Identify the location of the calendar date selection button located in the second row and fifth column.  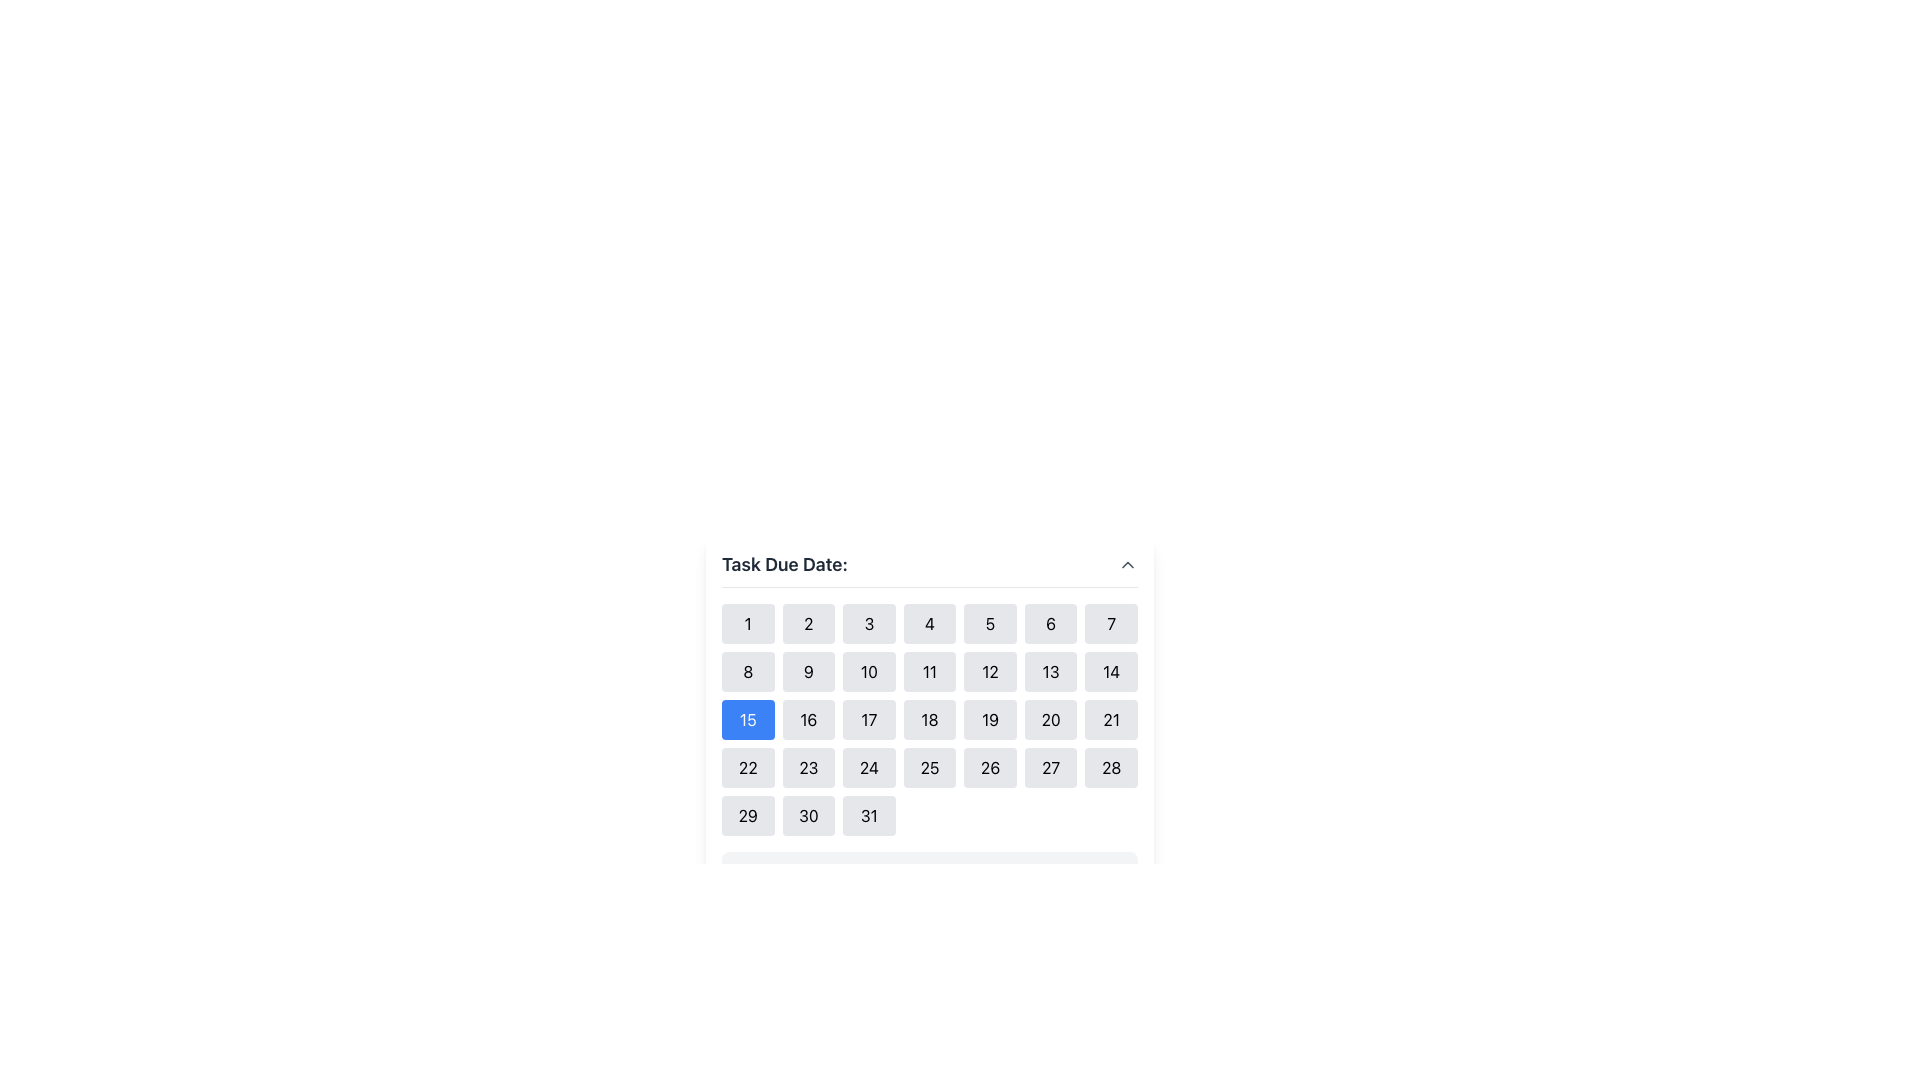
(990, 671).